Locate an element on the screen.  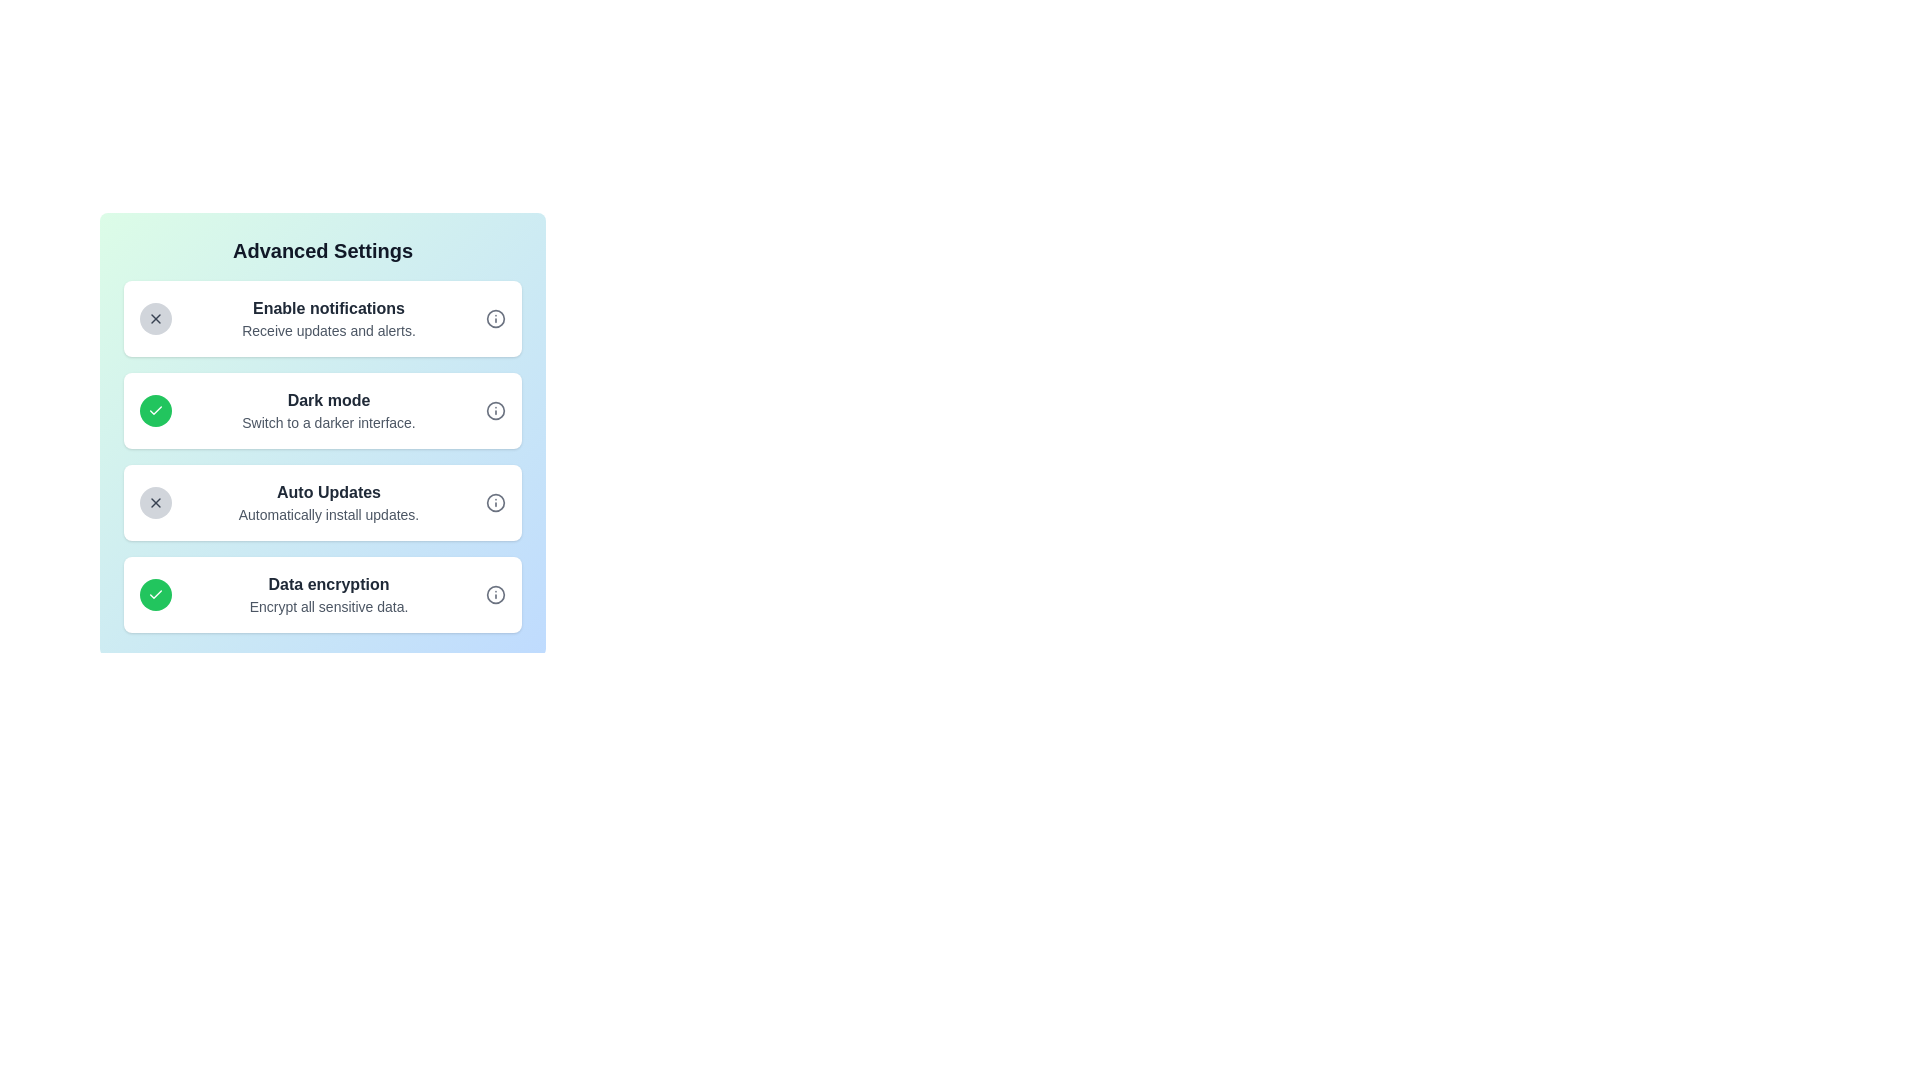
the information icon for Data encryption to view its description is located at coordinates (495, 593).